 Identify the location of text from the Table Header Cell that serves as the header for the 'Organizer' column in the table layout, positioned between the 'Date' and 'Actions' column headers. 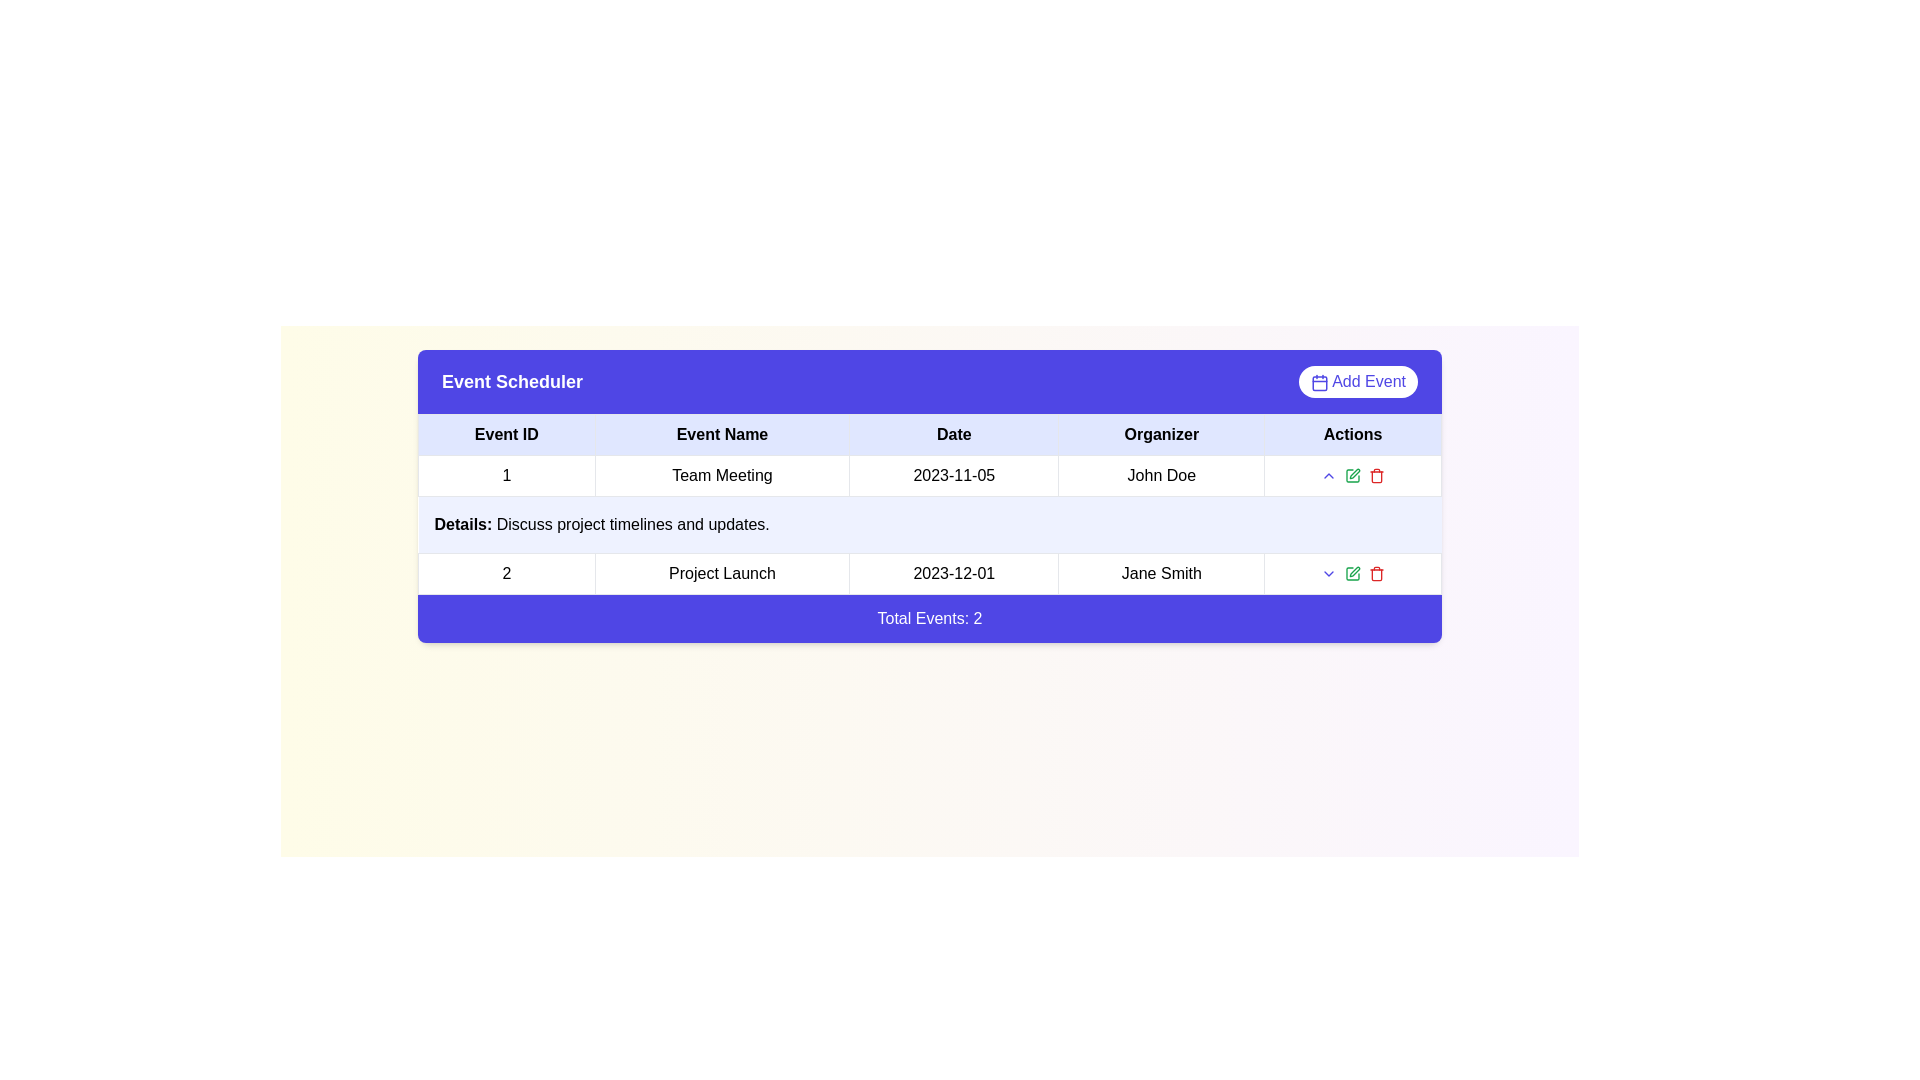
(1161, 434).